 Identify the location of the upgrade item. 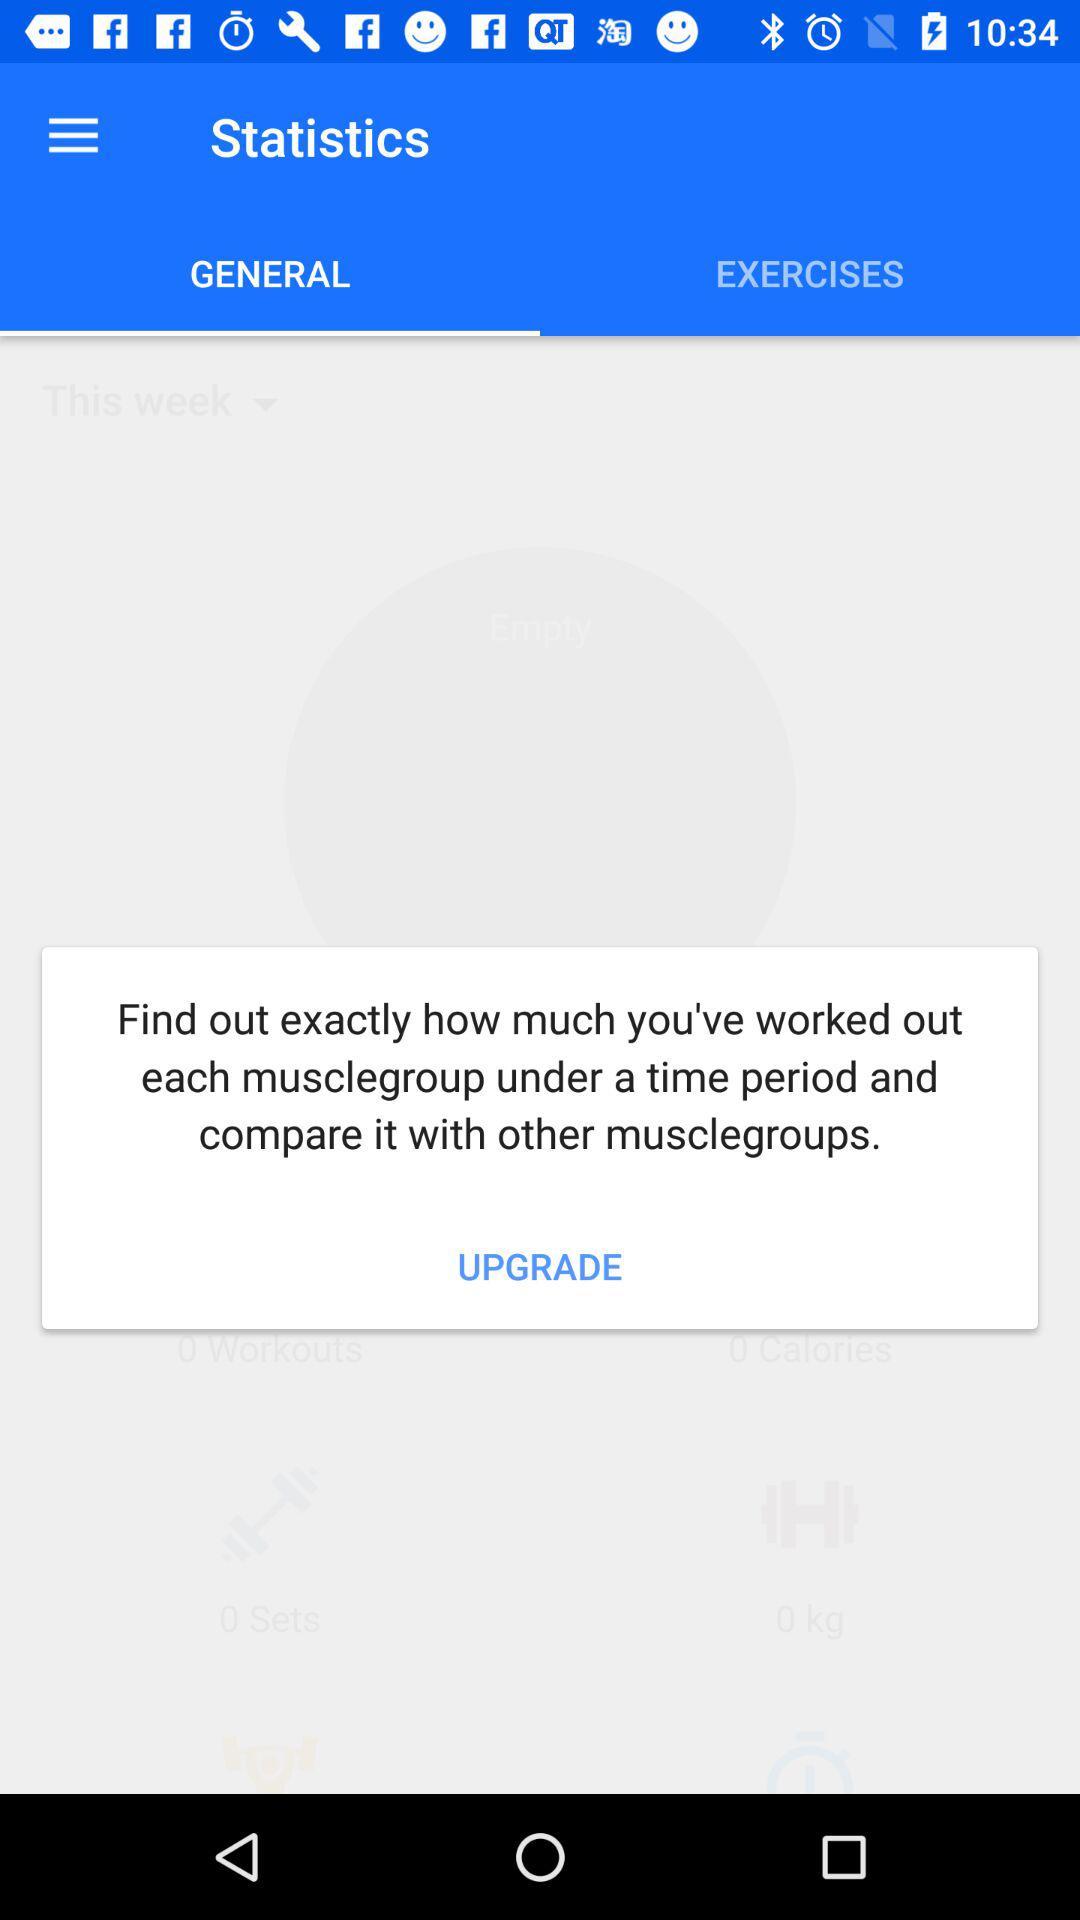
(540, 1265).